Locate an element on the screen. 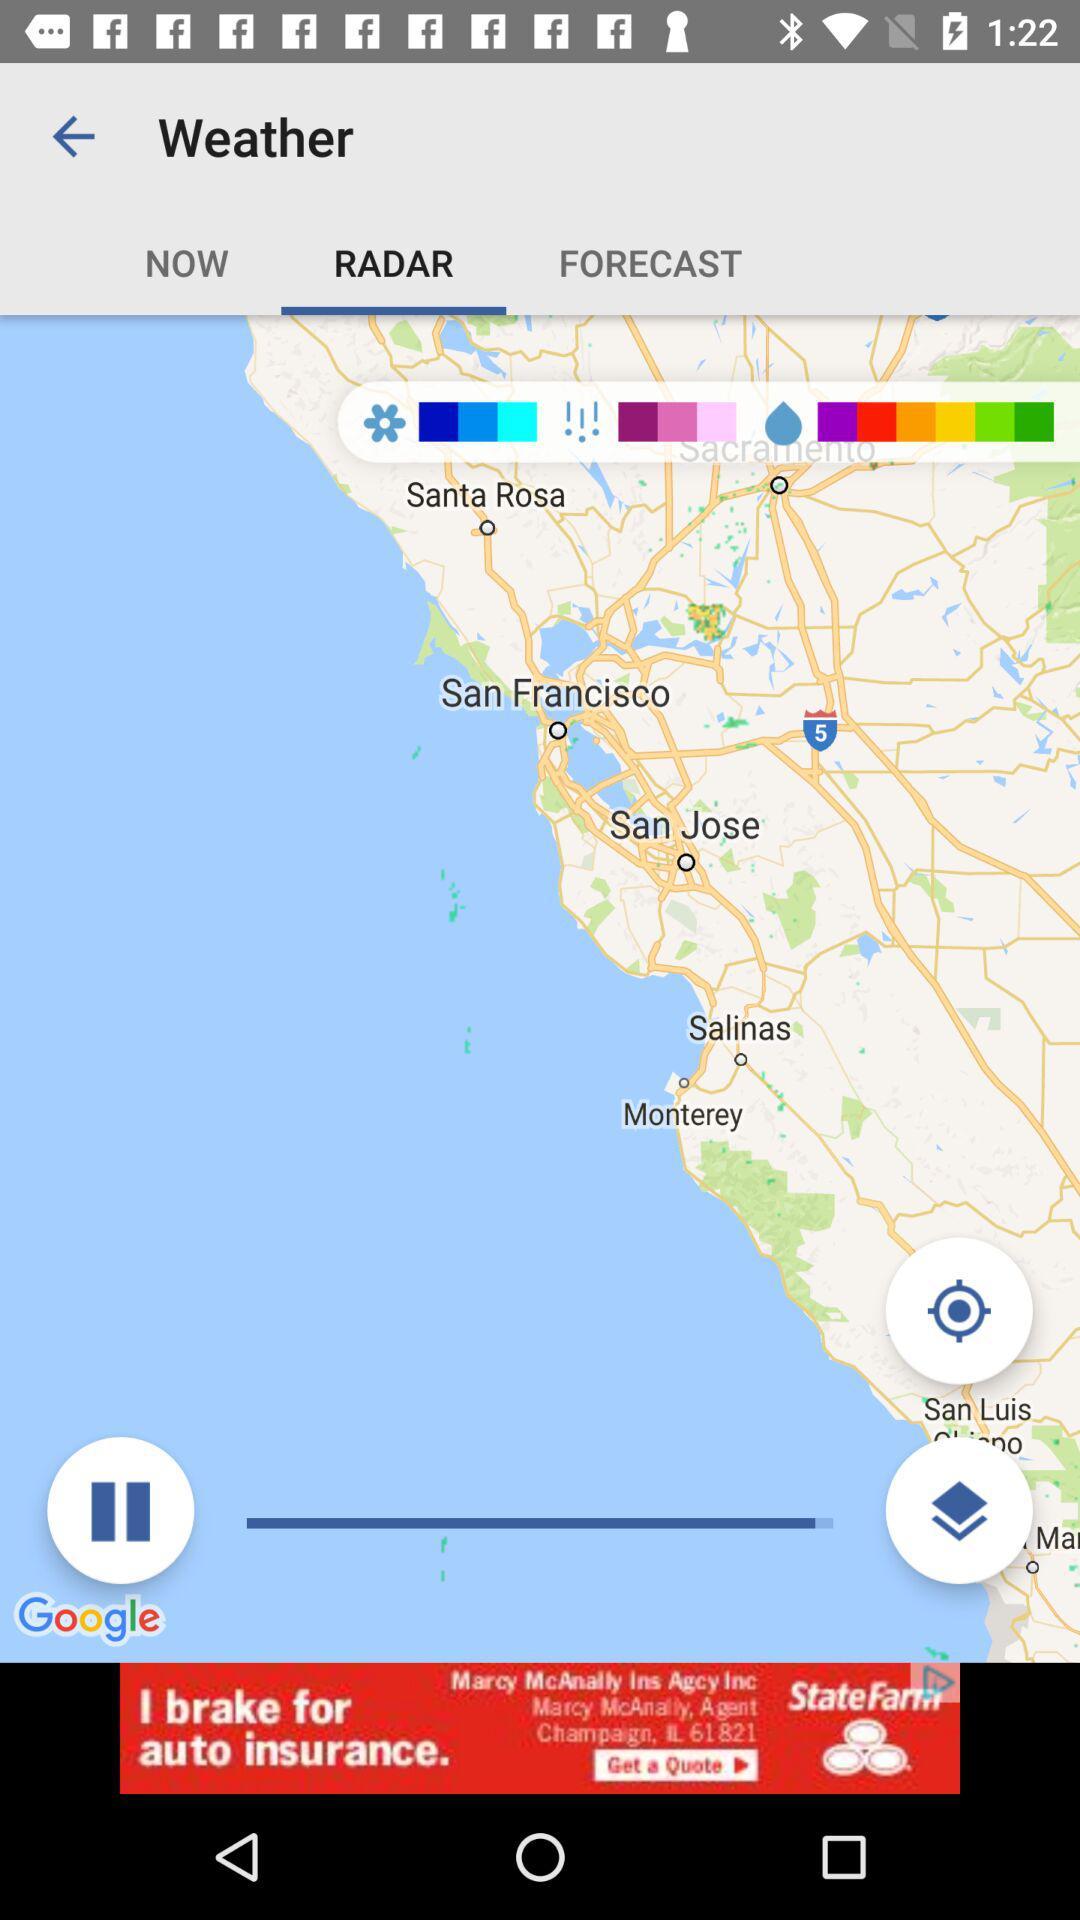  pause is located at coordinates (120, 1510).